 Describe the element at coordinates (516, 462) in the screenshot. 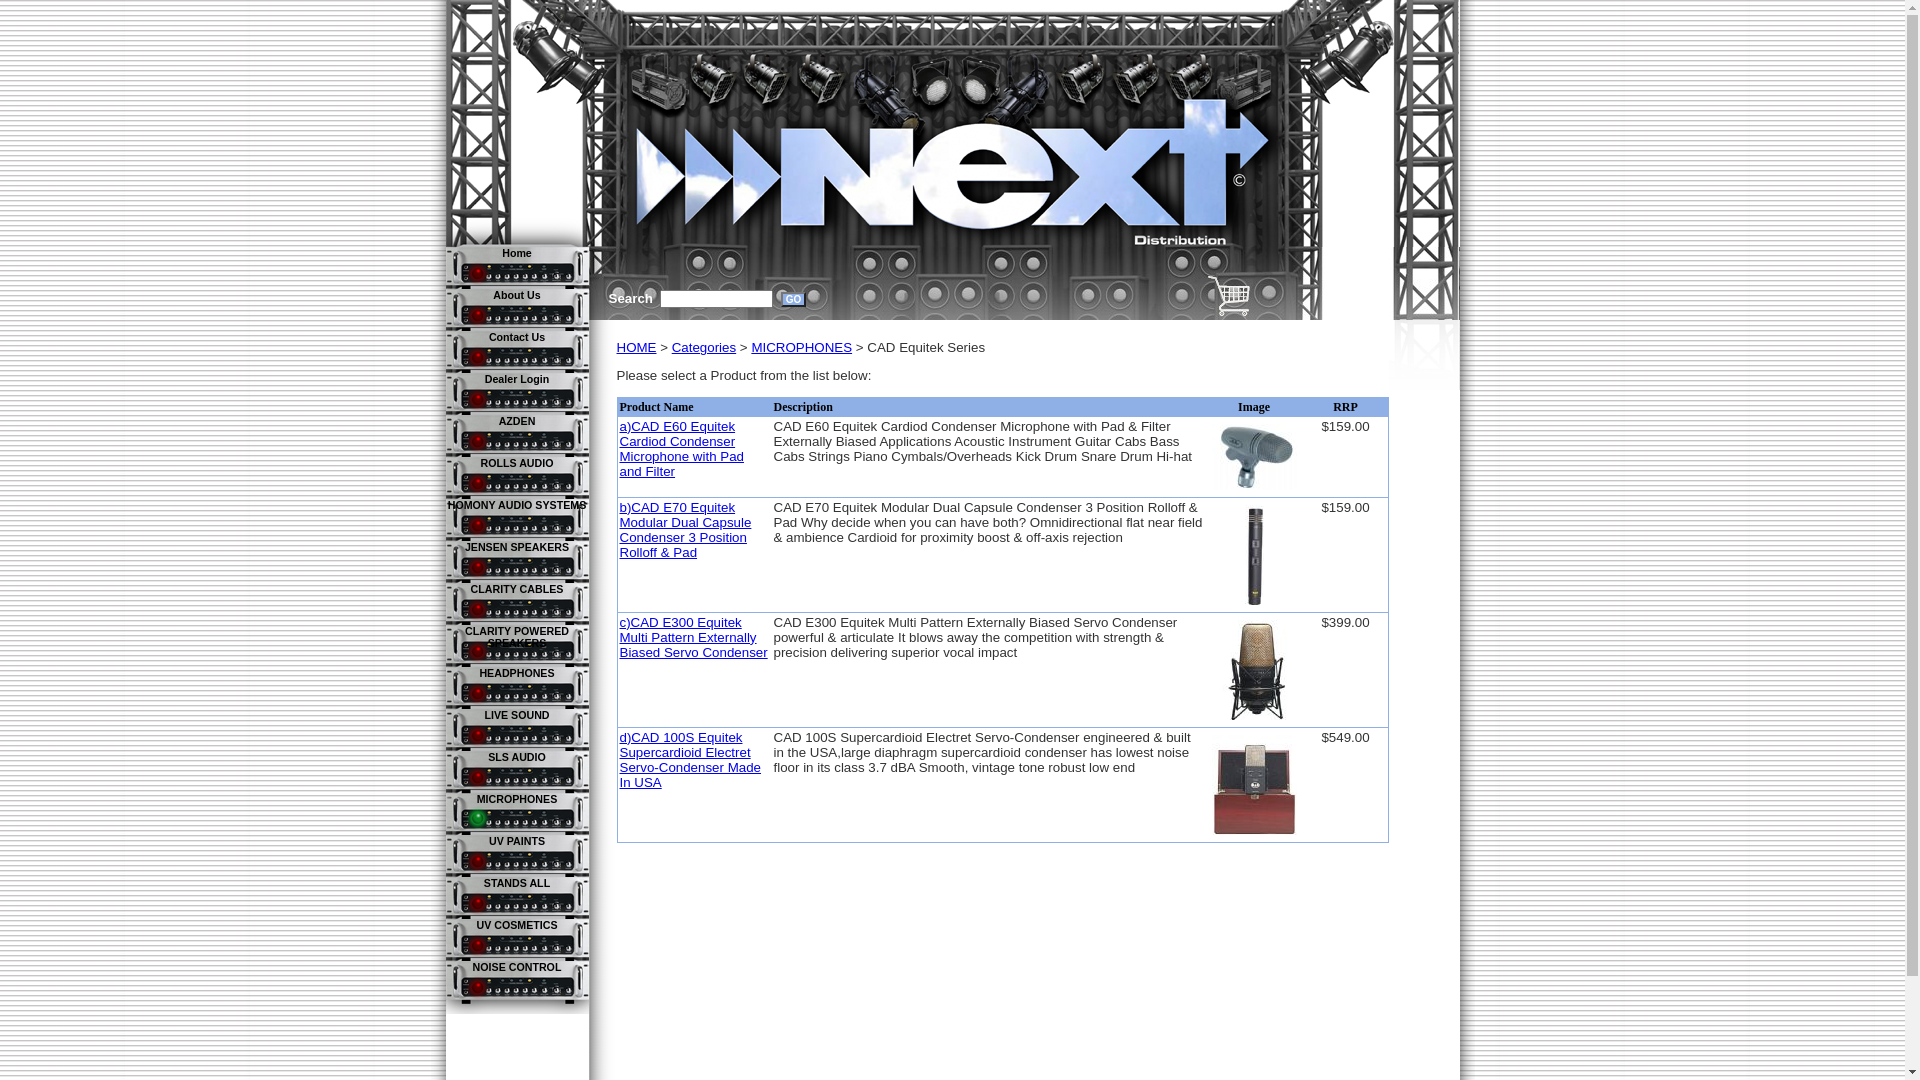

I see `'ROLLS AUDIO'` at that location.